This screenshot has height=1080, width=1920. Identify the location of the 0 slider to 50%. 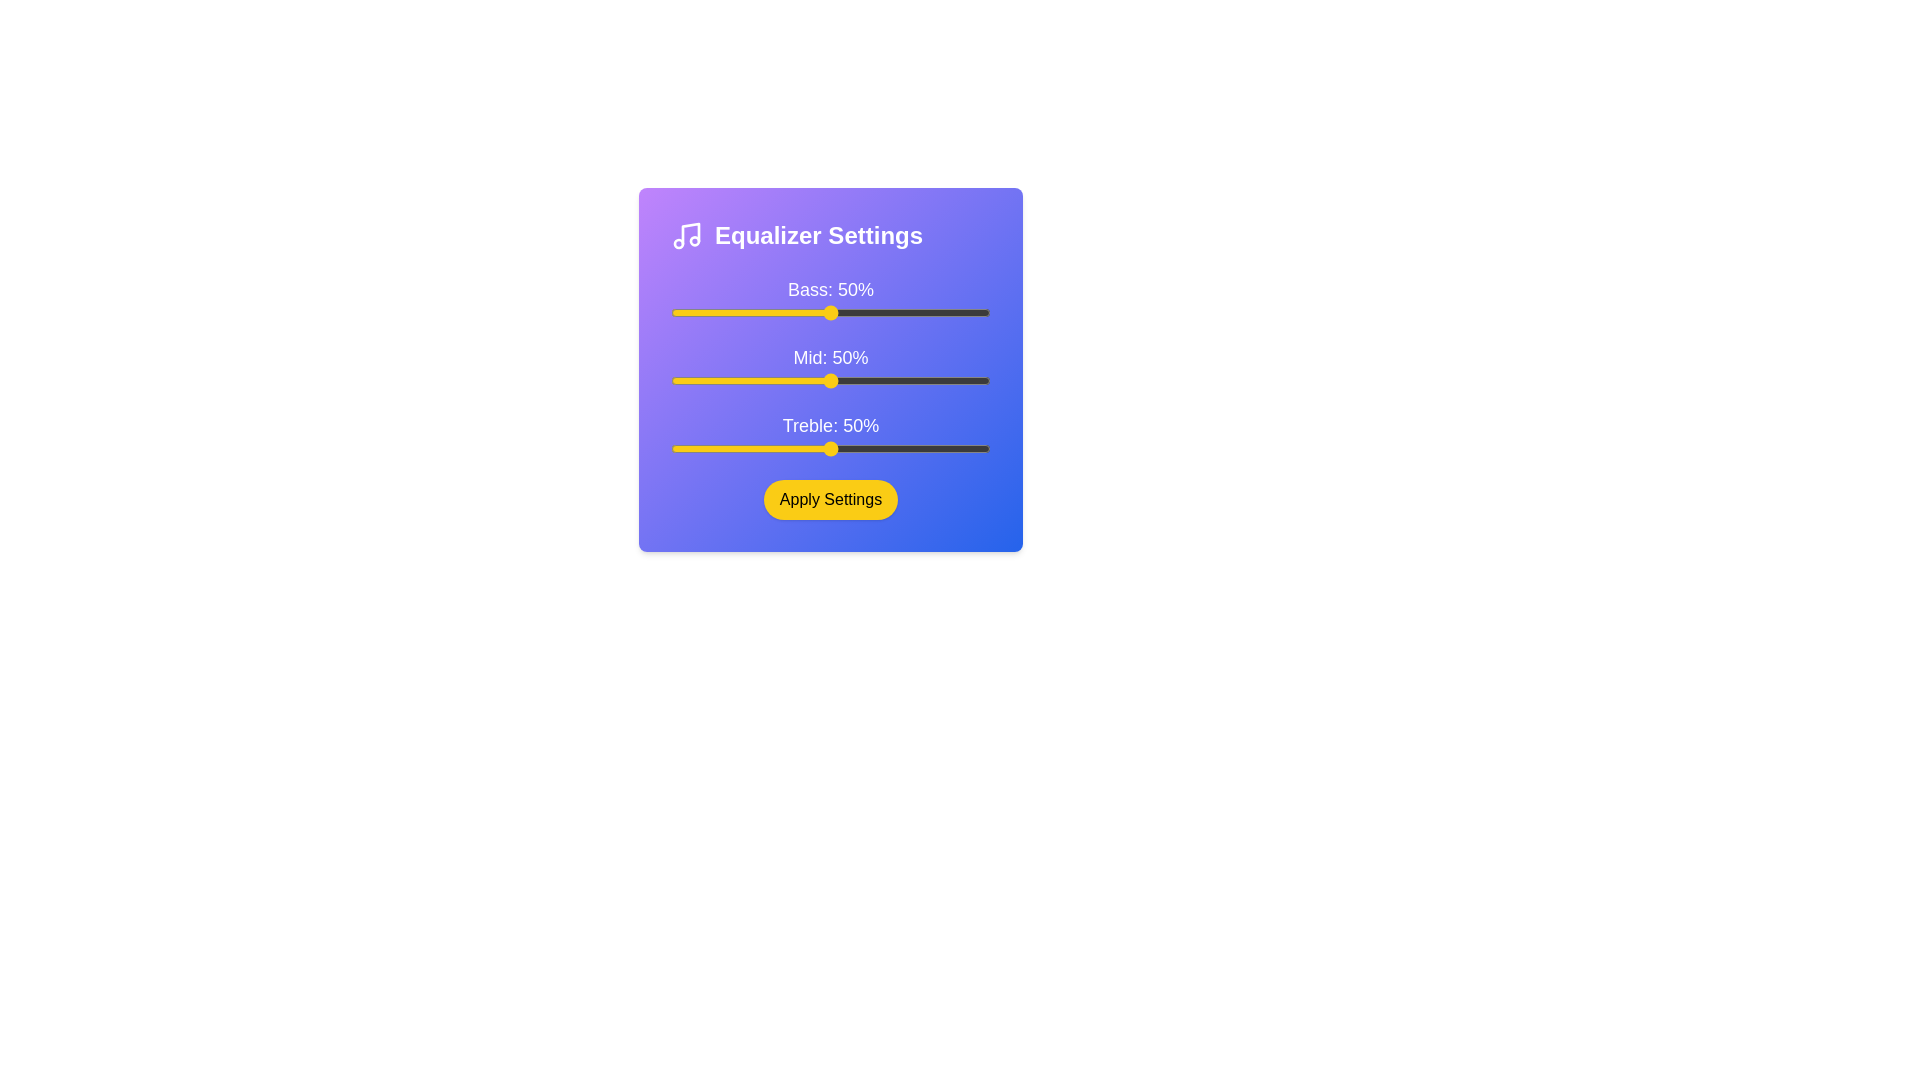
(990, 312).